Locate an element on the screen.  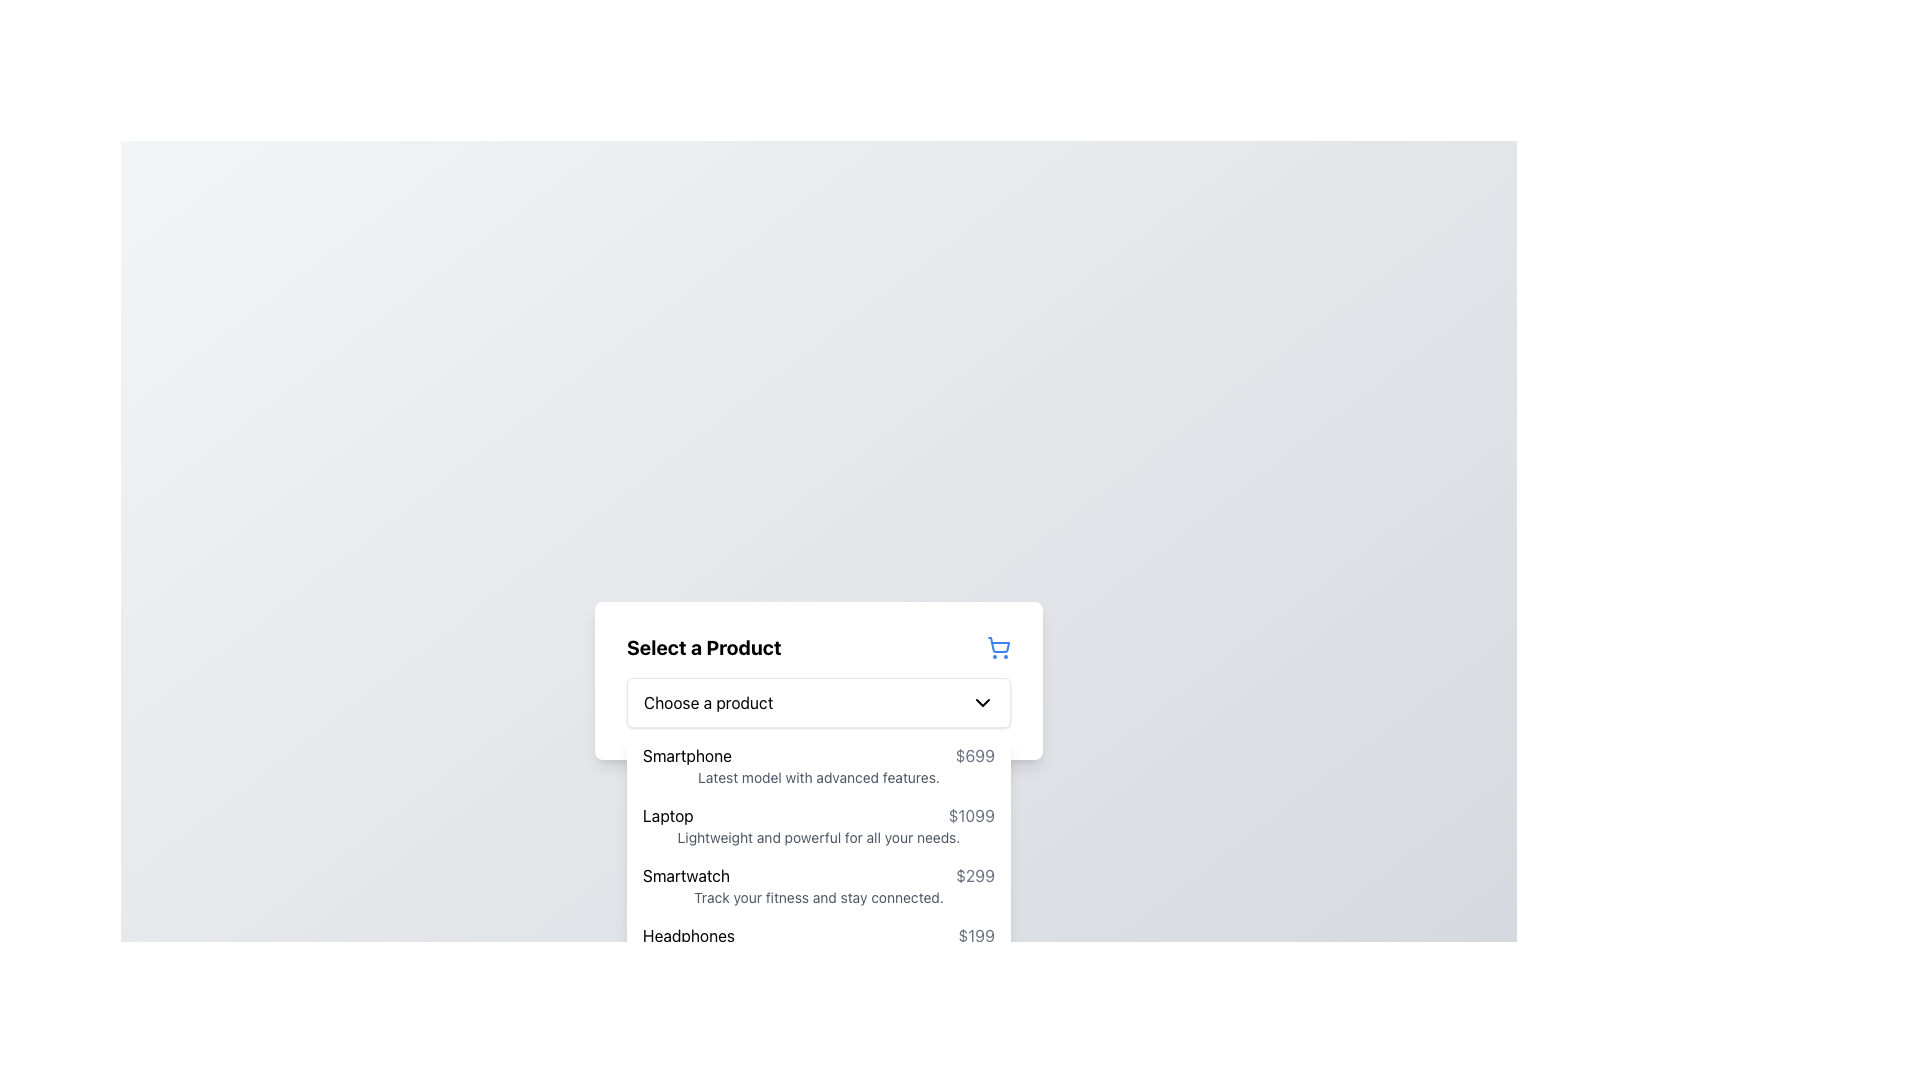
the 'Smartphone' text label in the product selection dropdown menu is located at coordinates (687, 756).